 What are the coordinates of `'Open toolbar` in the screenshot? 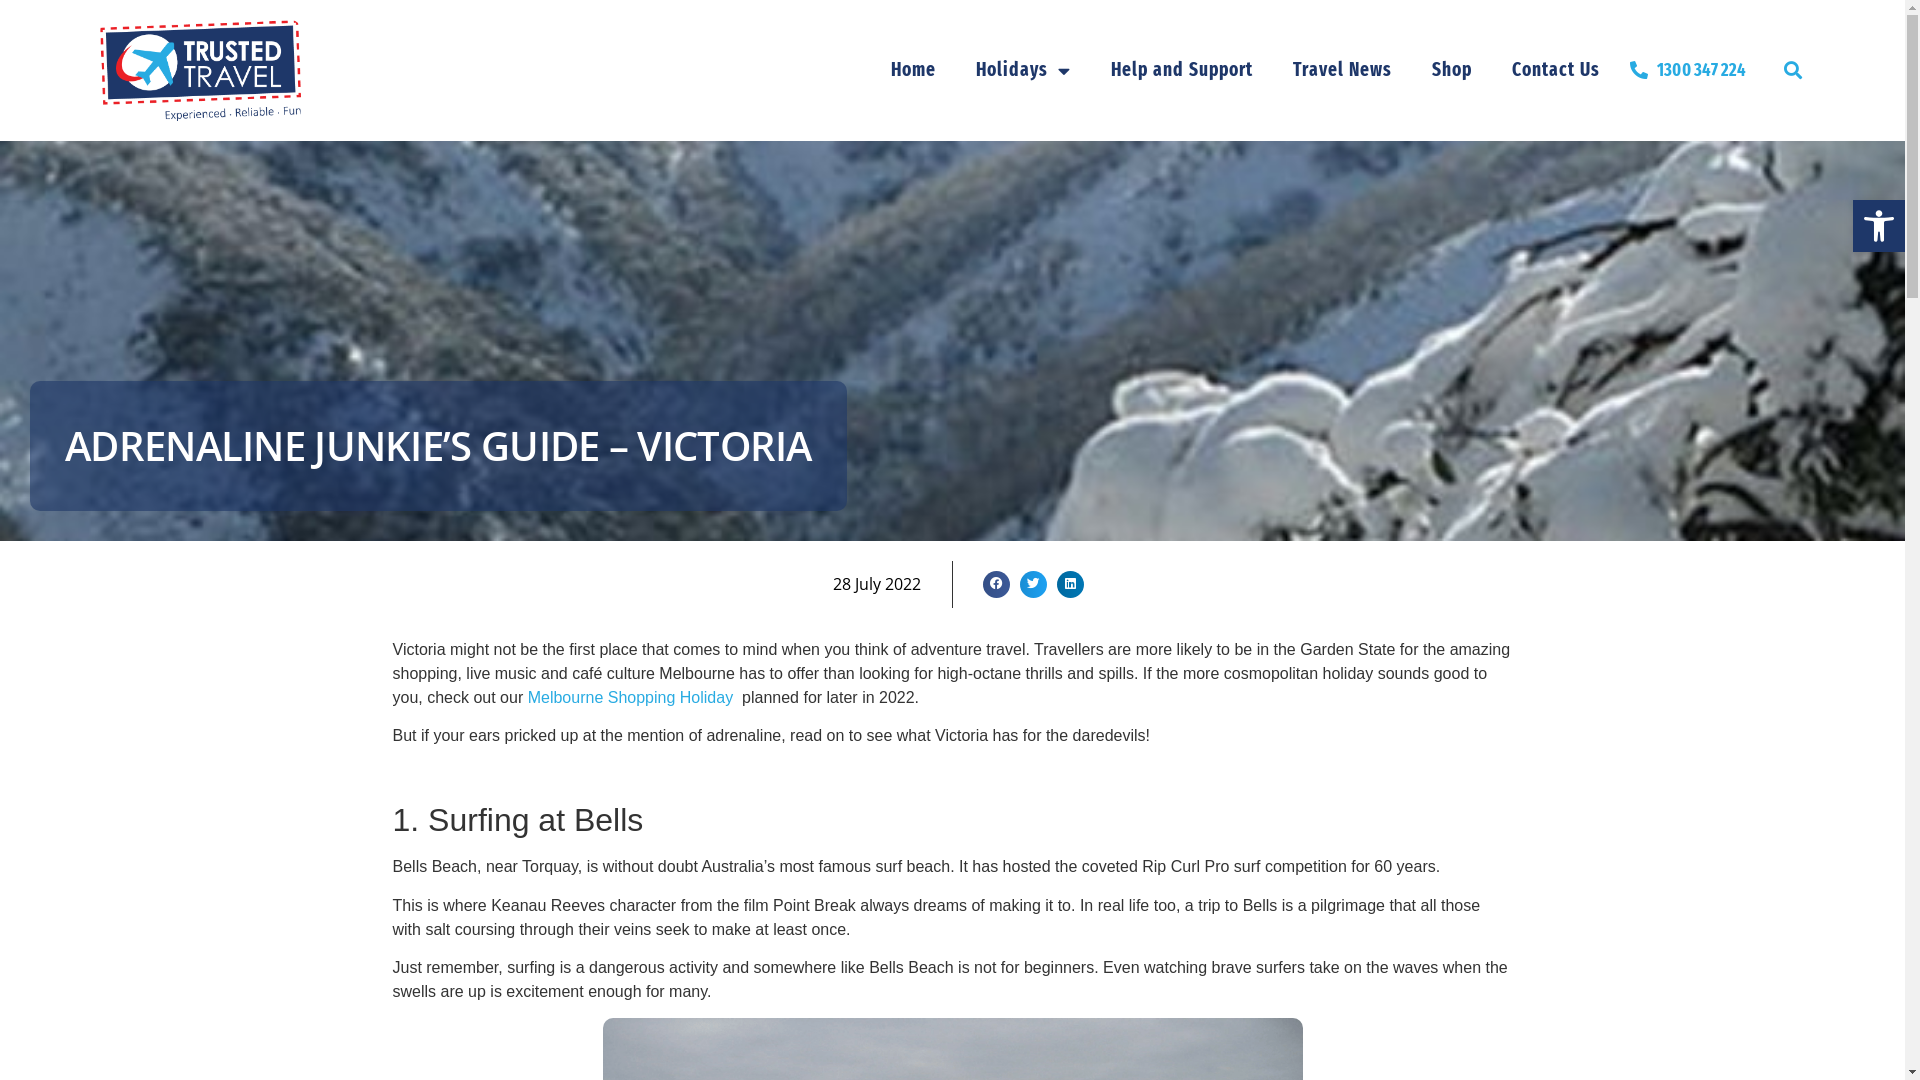 It's located at (1877, 225).